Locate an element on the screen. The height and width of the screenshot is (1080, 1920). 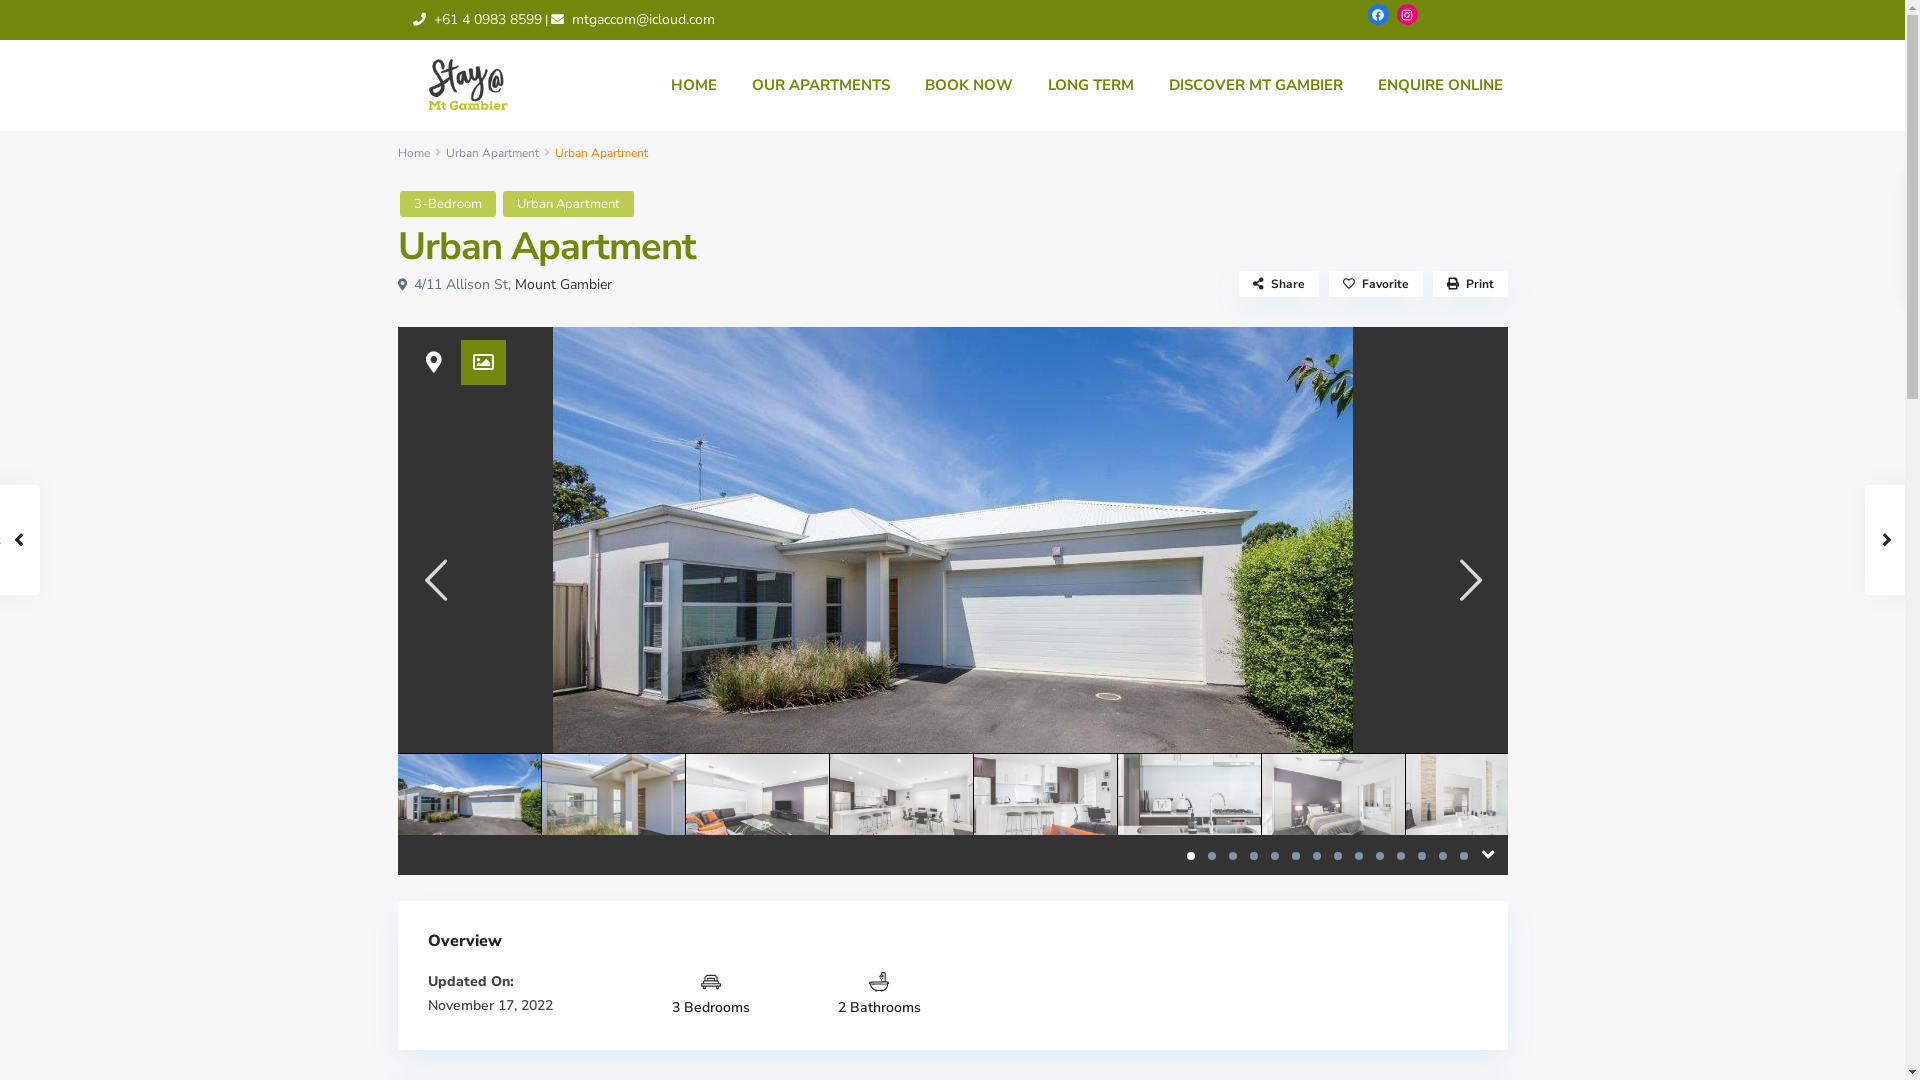
'OUR APARTMENTS' is located at coordinates (820, 83).